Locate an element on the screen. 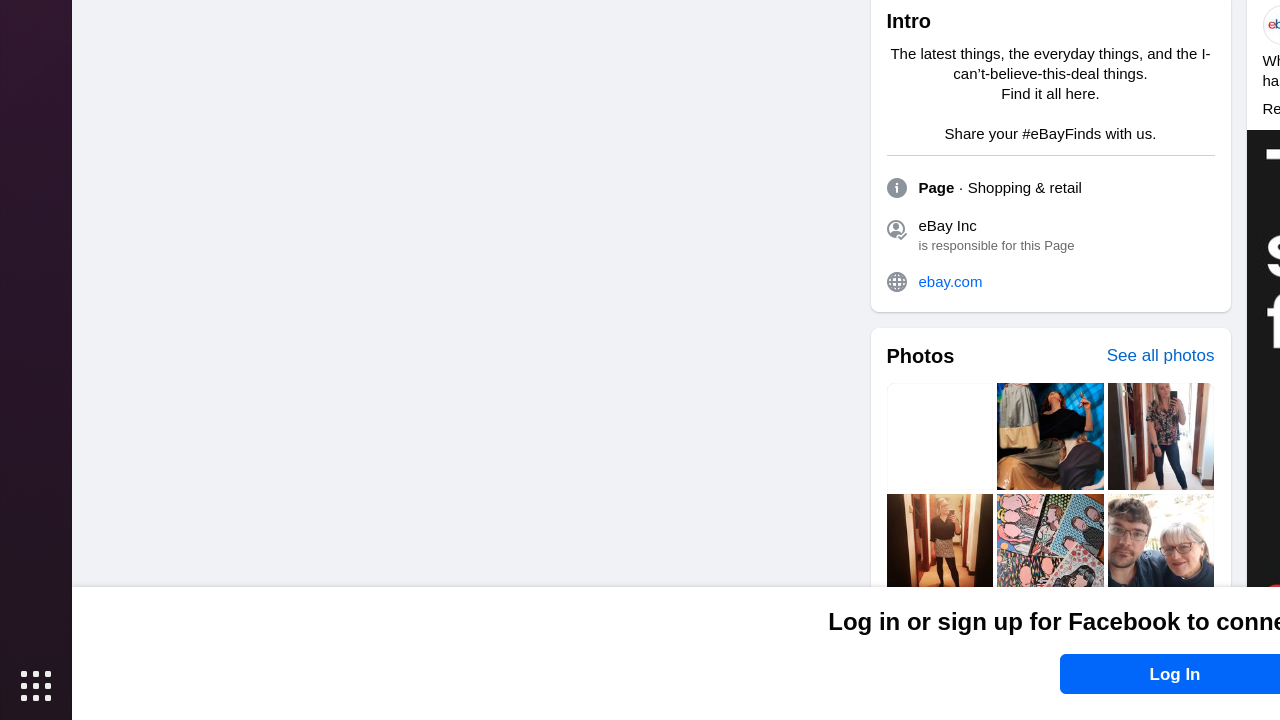  'Show Applications' is located at coordinates (35, 685).